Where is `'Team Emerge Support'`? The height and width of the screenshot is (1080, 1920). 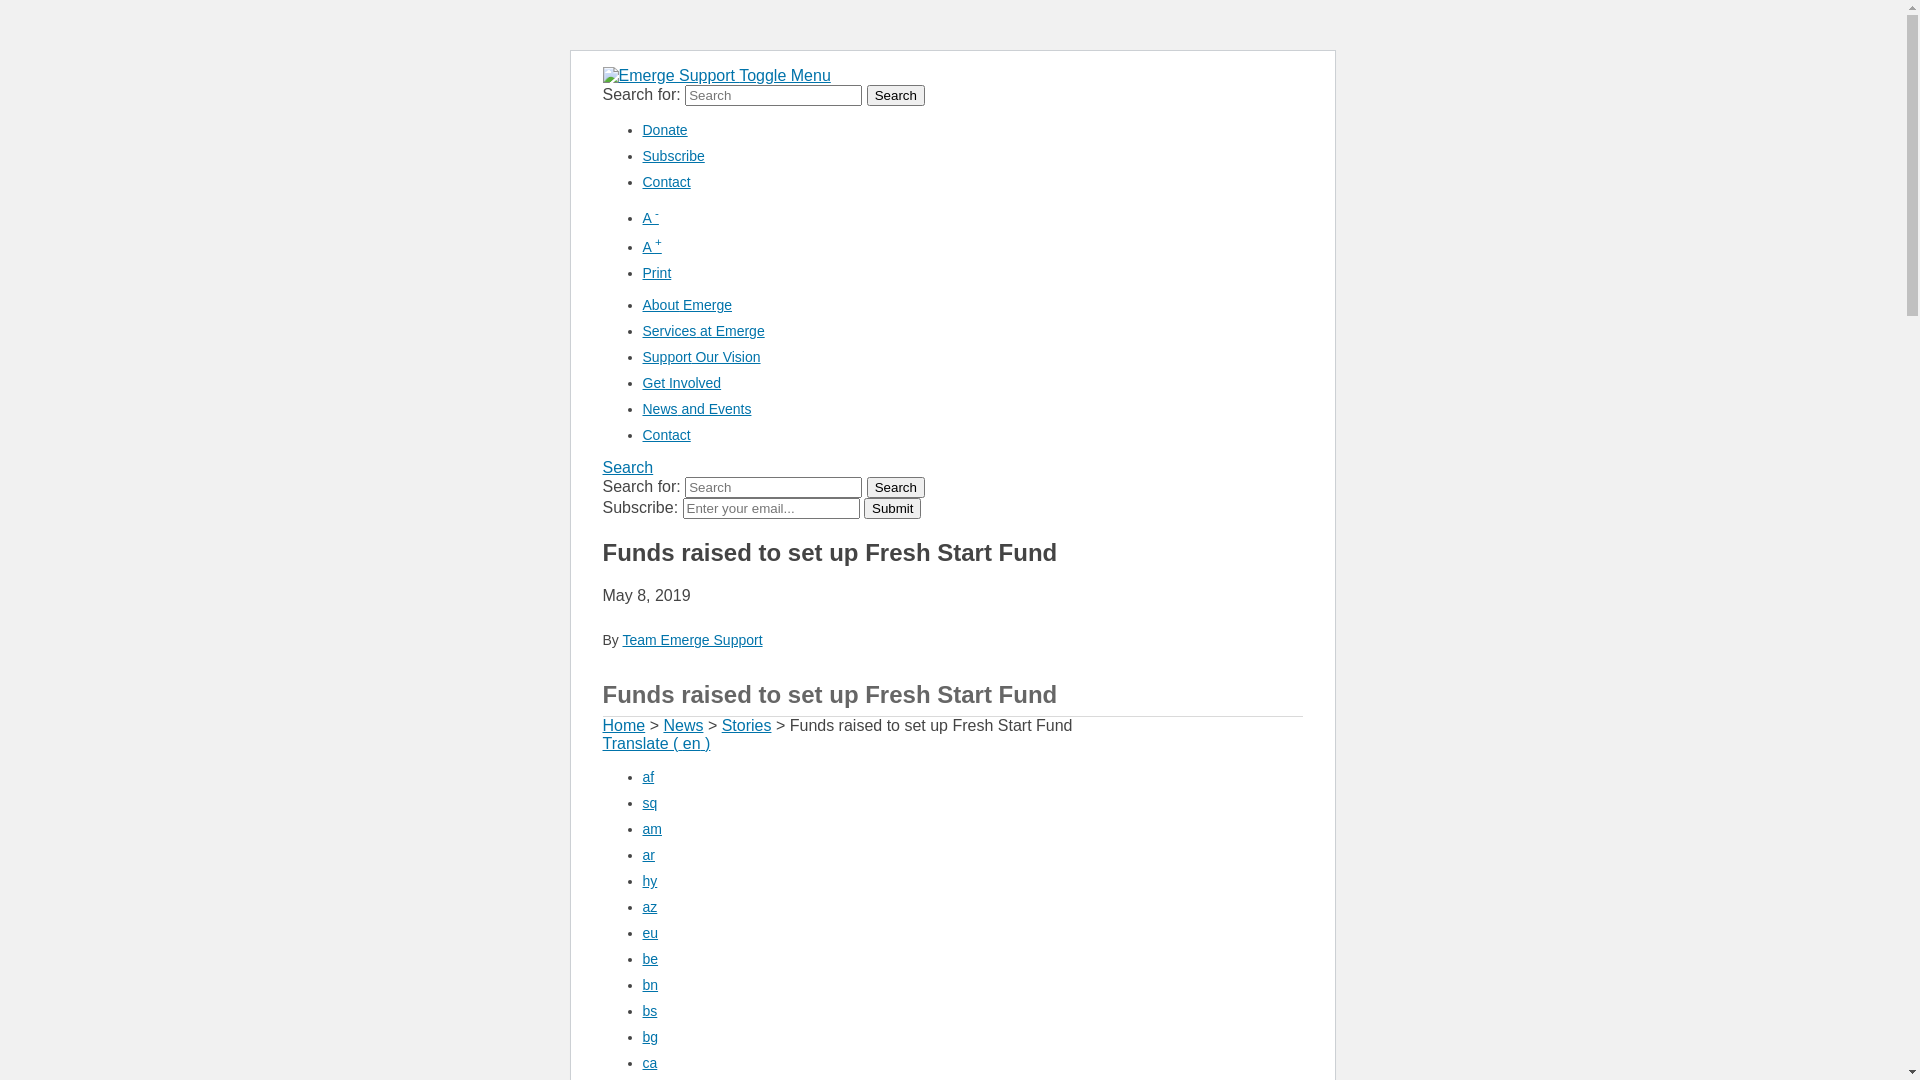
'Team Emerge Support' is located at coordinates (691, 640).